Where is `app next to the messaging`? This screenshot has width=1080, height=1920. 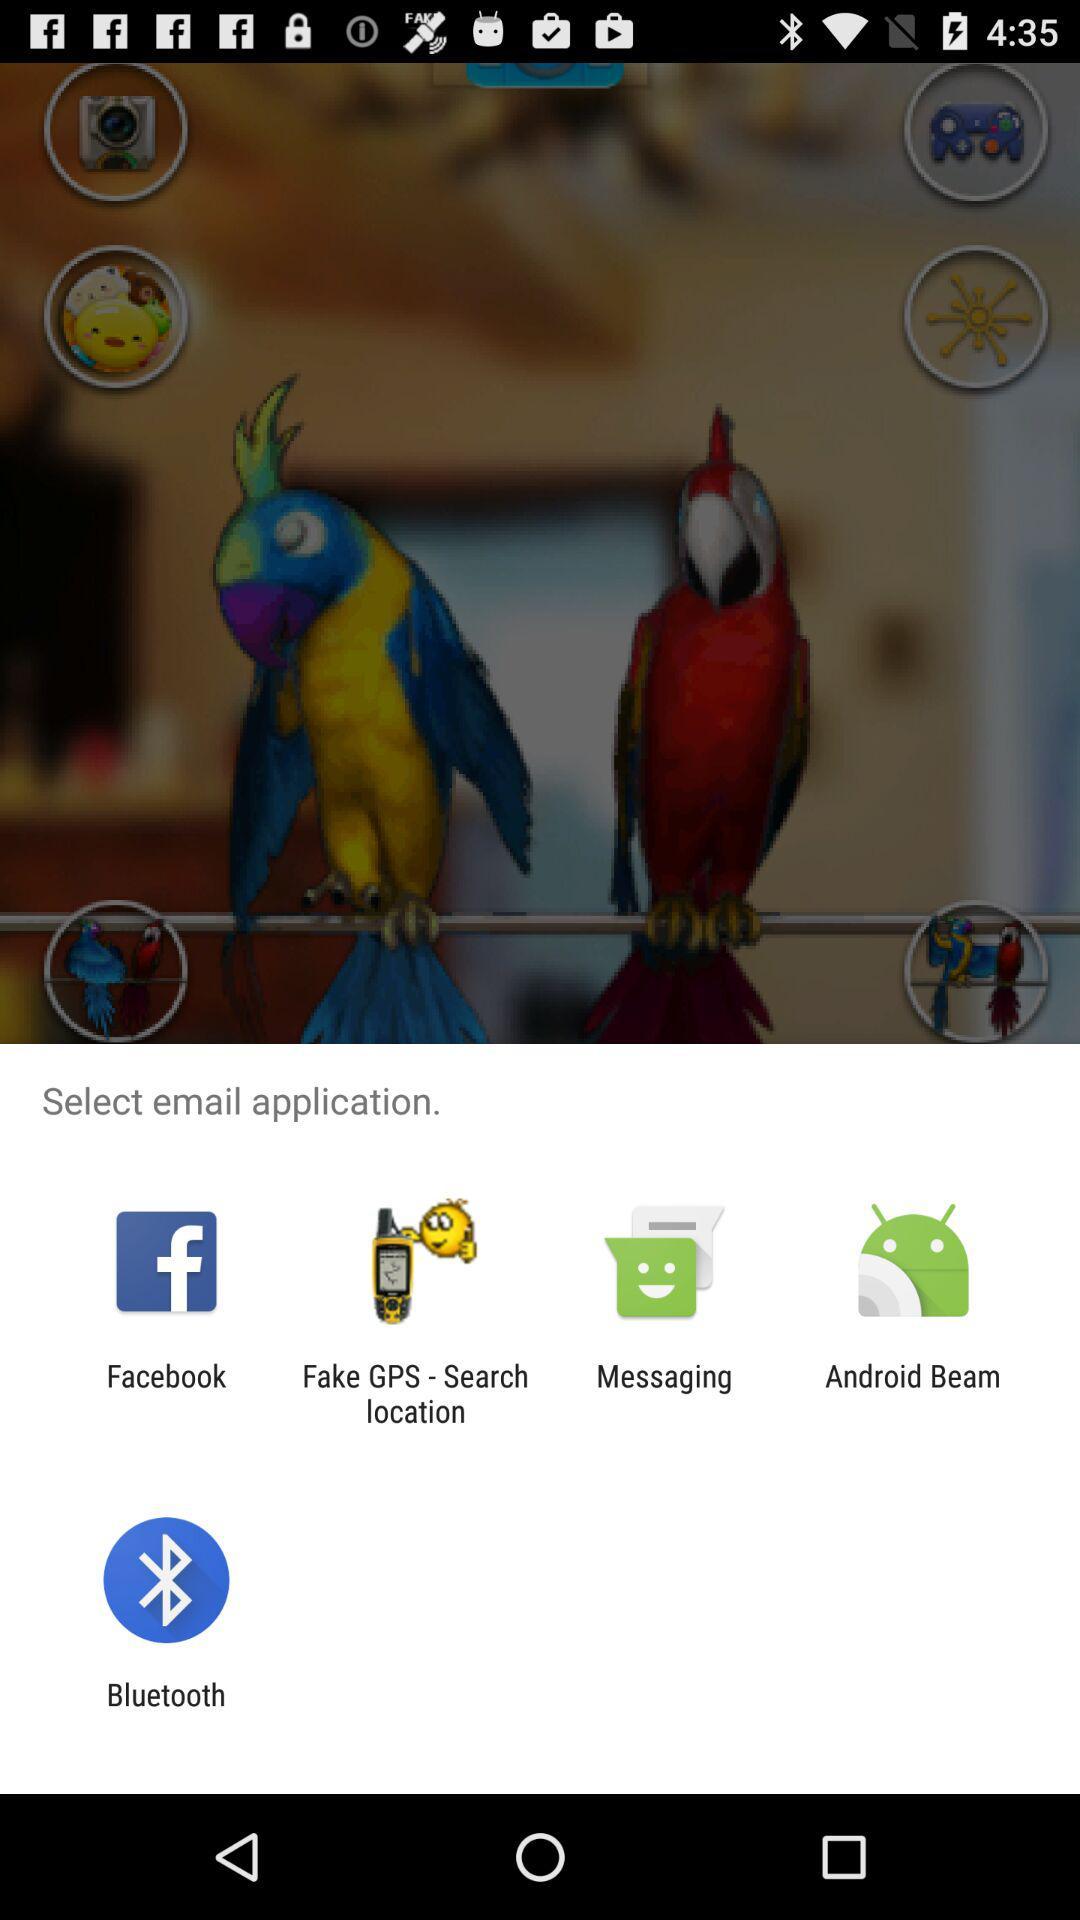 app next to the messaging is located at coordinates (414, 1392).